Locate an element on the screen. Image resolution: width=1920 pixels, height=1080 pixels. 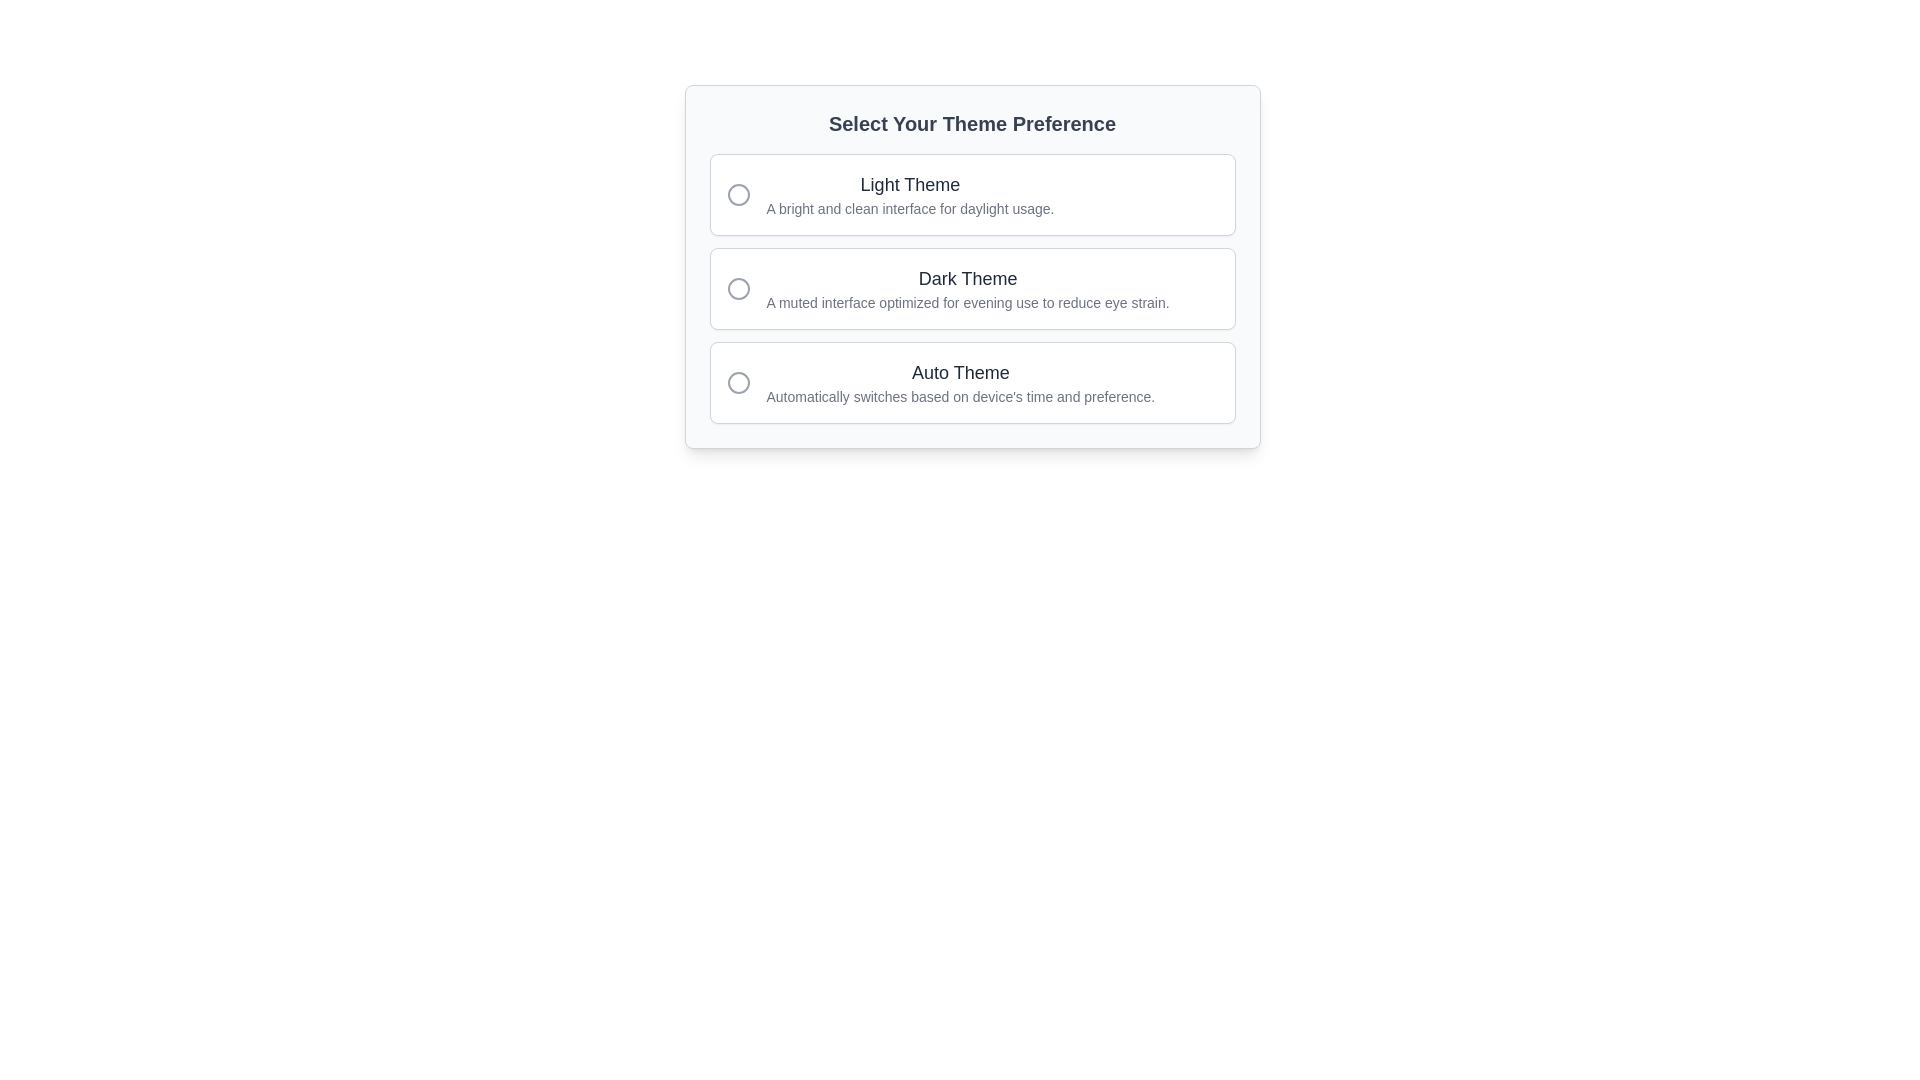
the 'Dark Theme' option, which is the middle element in the theme preference selectors is located at coordinates (968, 289).